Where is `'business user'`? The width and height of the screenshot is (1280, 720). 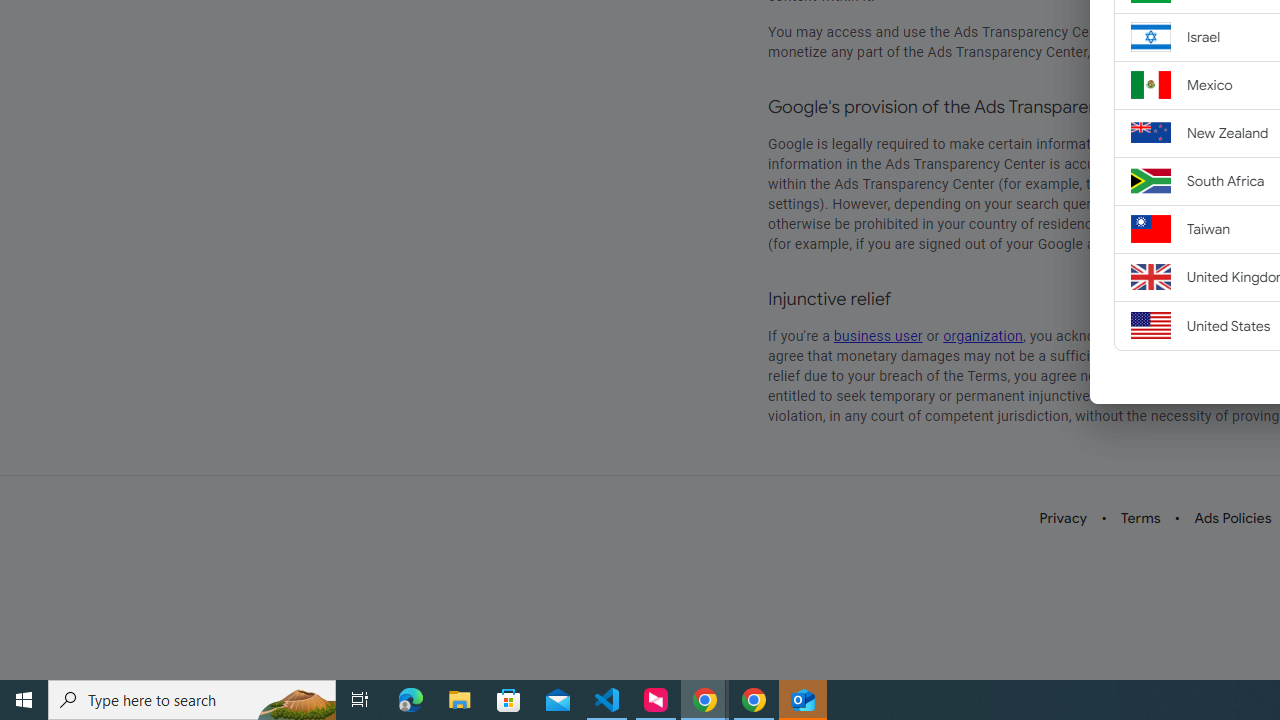
'business user' is located at coordinates (878, 335).